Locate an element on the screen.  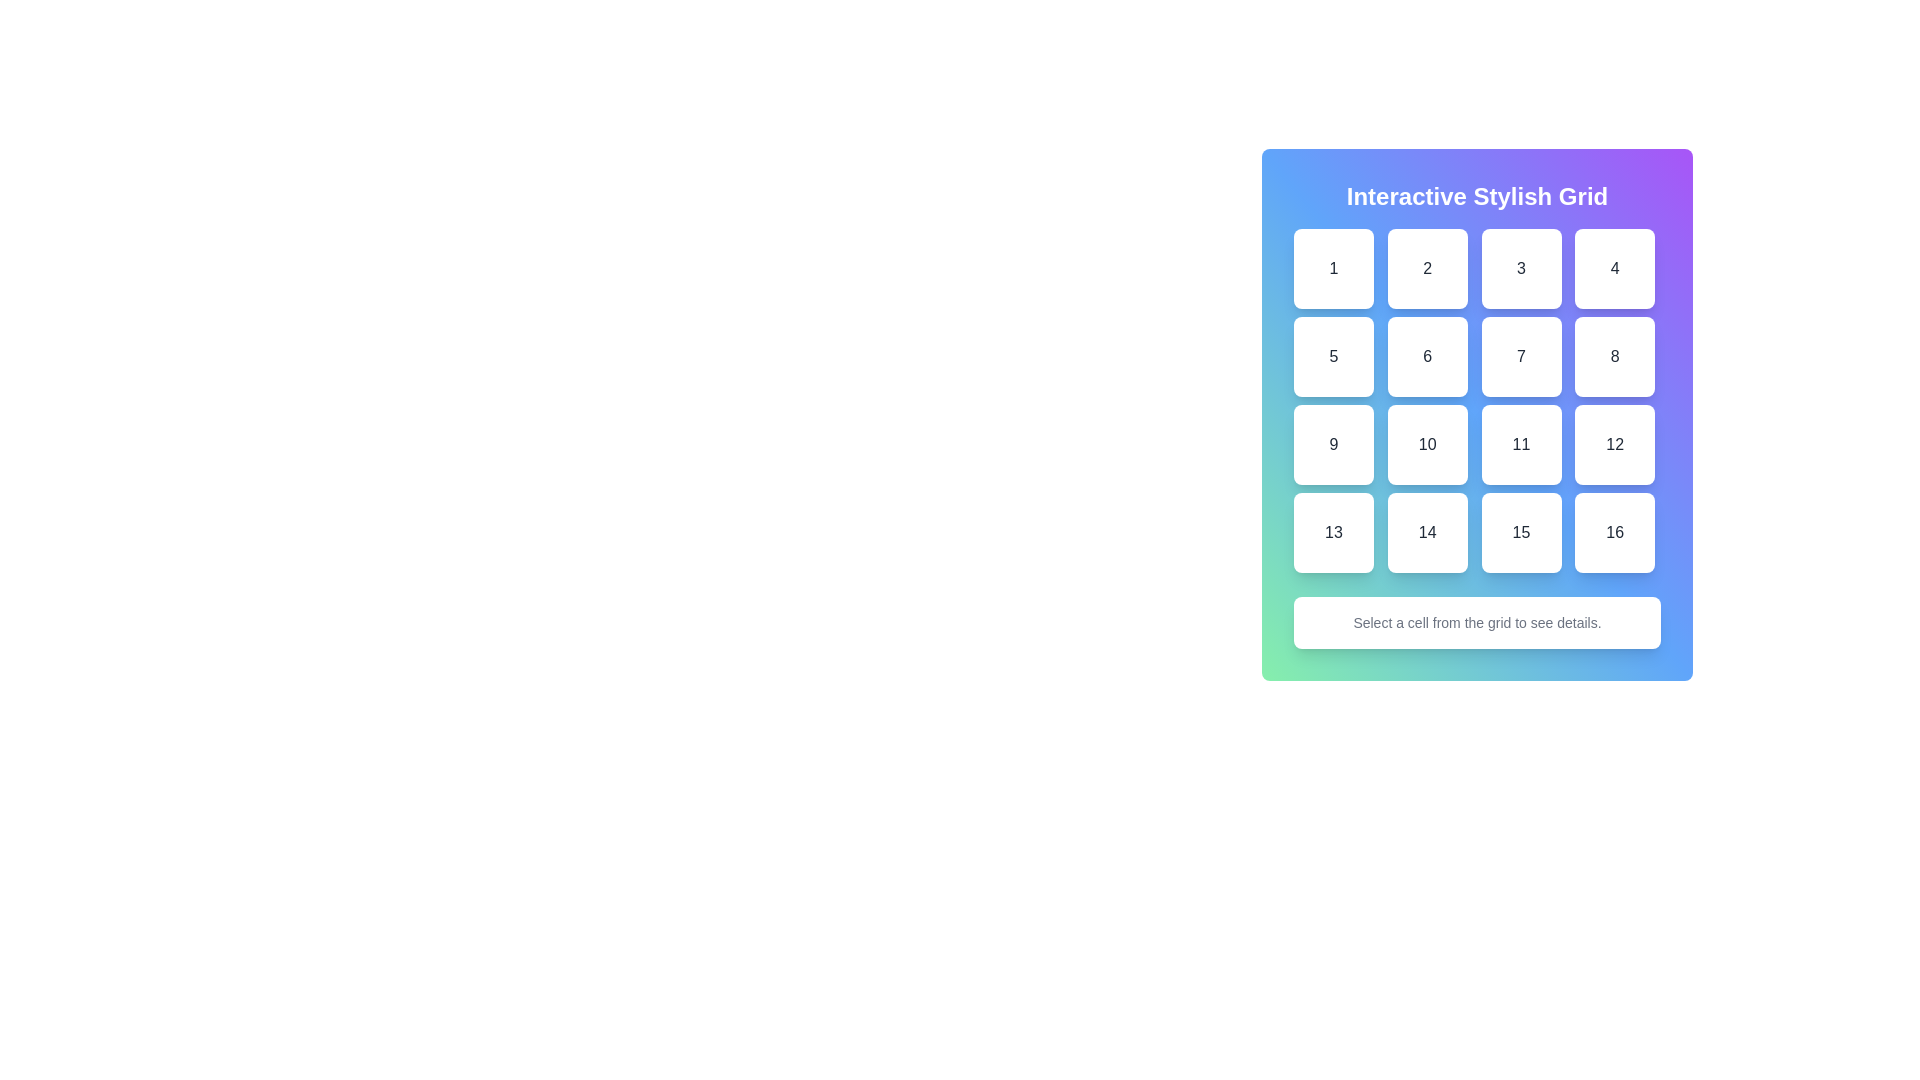
the button labeled '10' in the third row and second column of the grid to observe the hover effect is located at coordinates (1426, 443).